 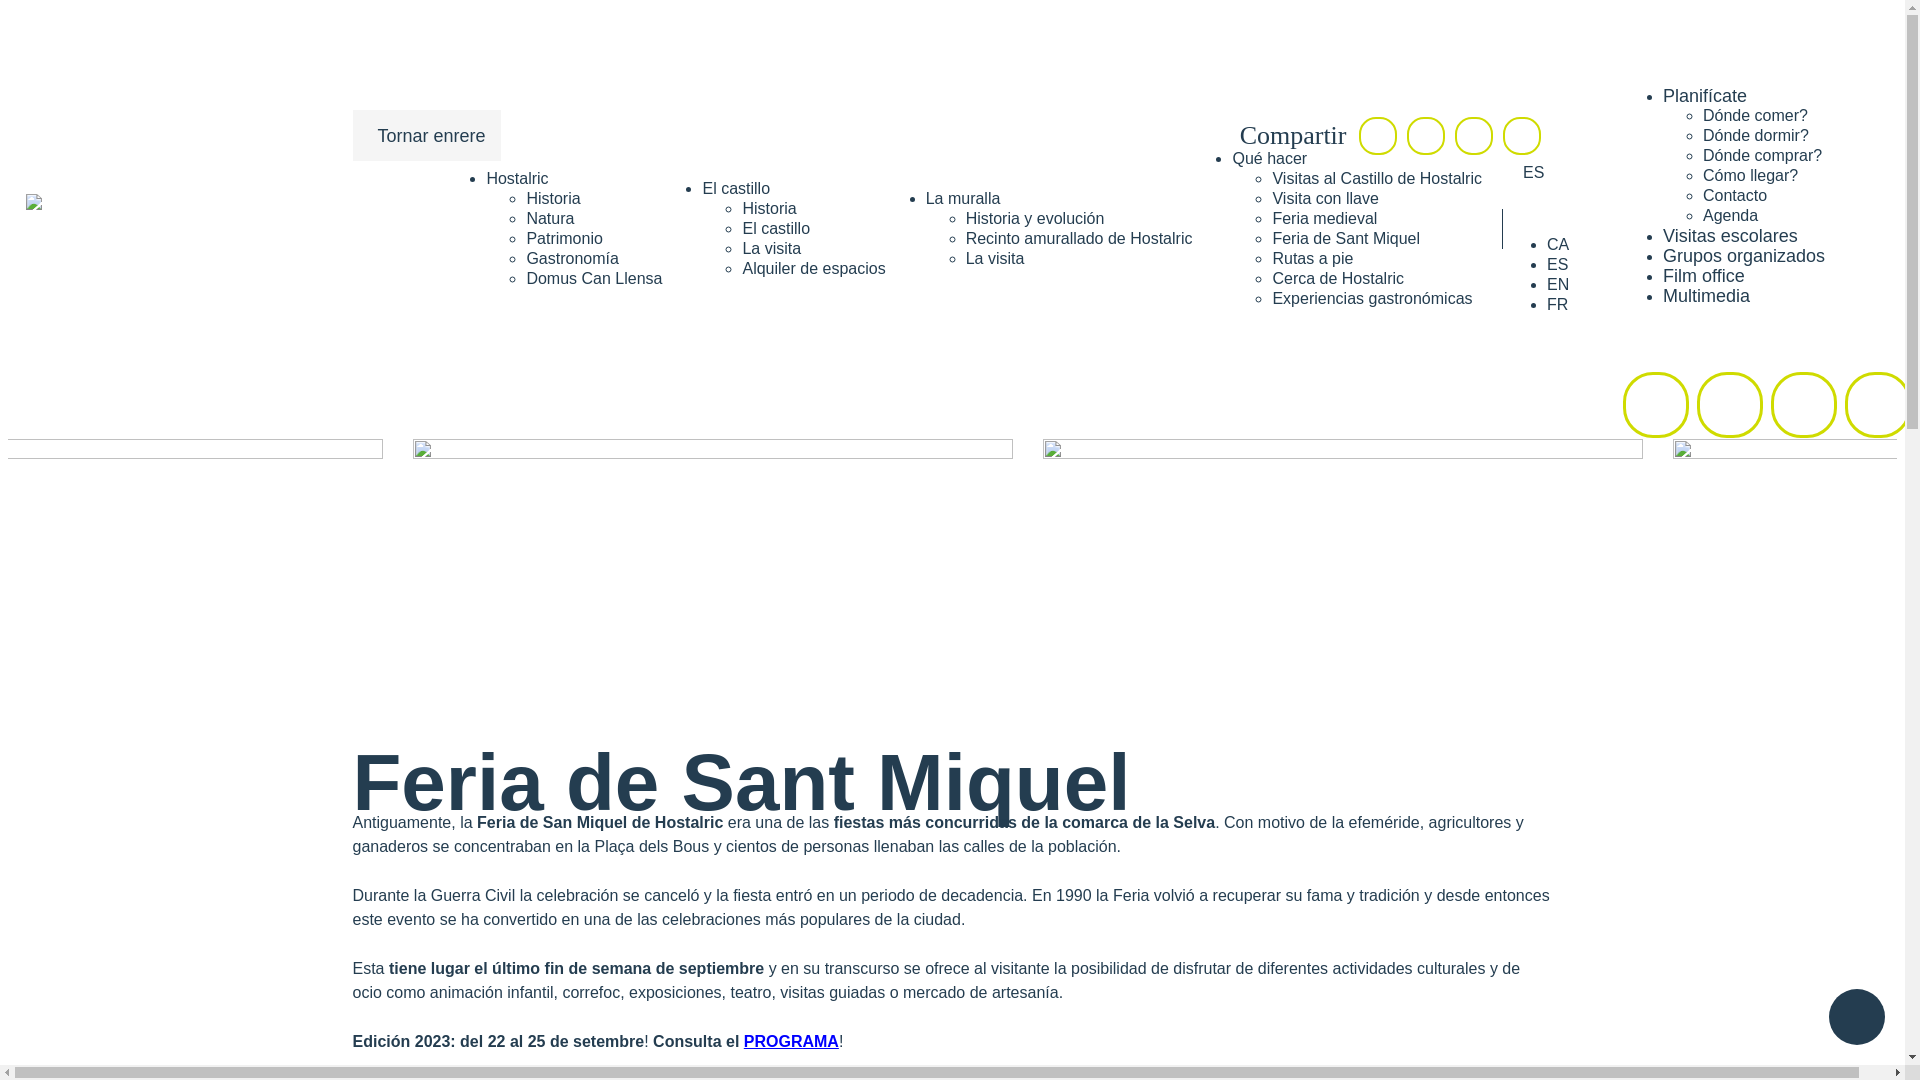 What do you see at coordinates (1557, 243) in the screenshot?
I see `'CA'` at bounding box center [1557, 243].